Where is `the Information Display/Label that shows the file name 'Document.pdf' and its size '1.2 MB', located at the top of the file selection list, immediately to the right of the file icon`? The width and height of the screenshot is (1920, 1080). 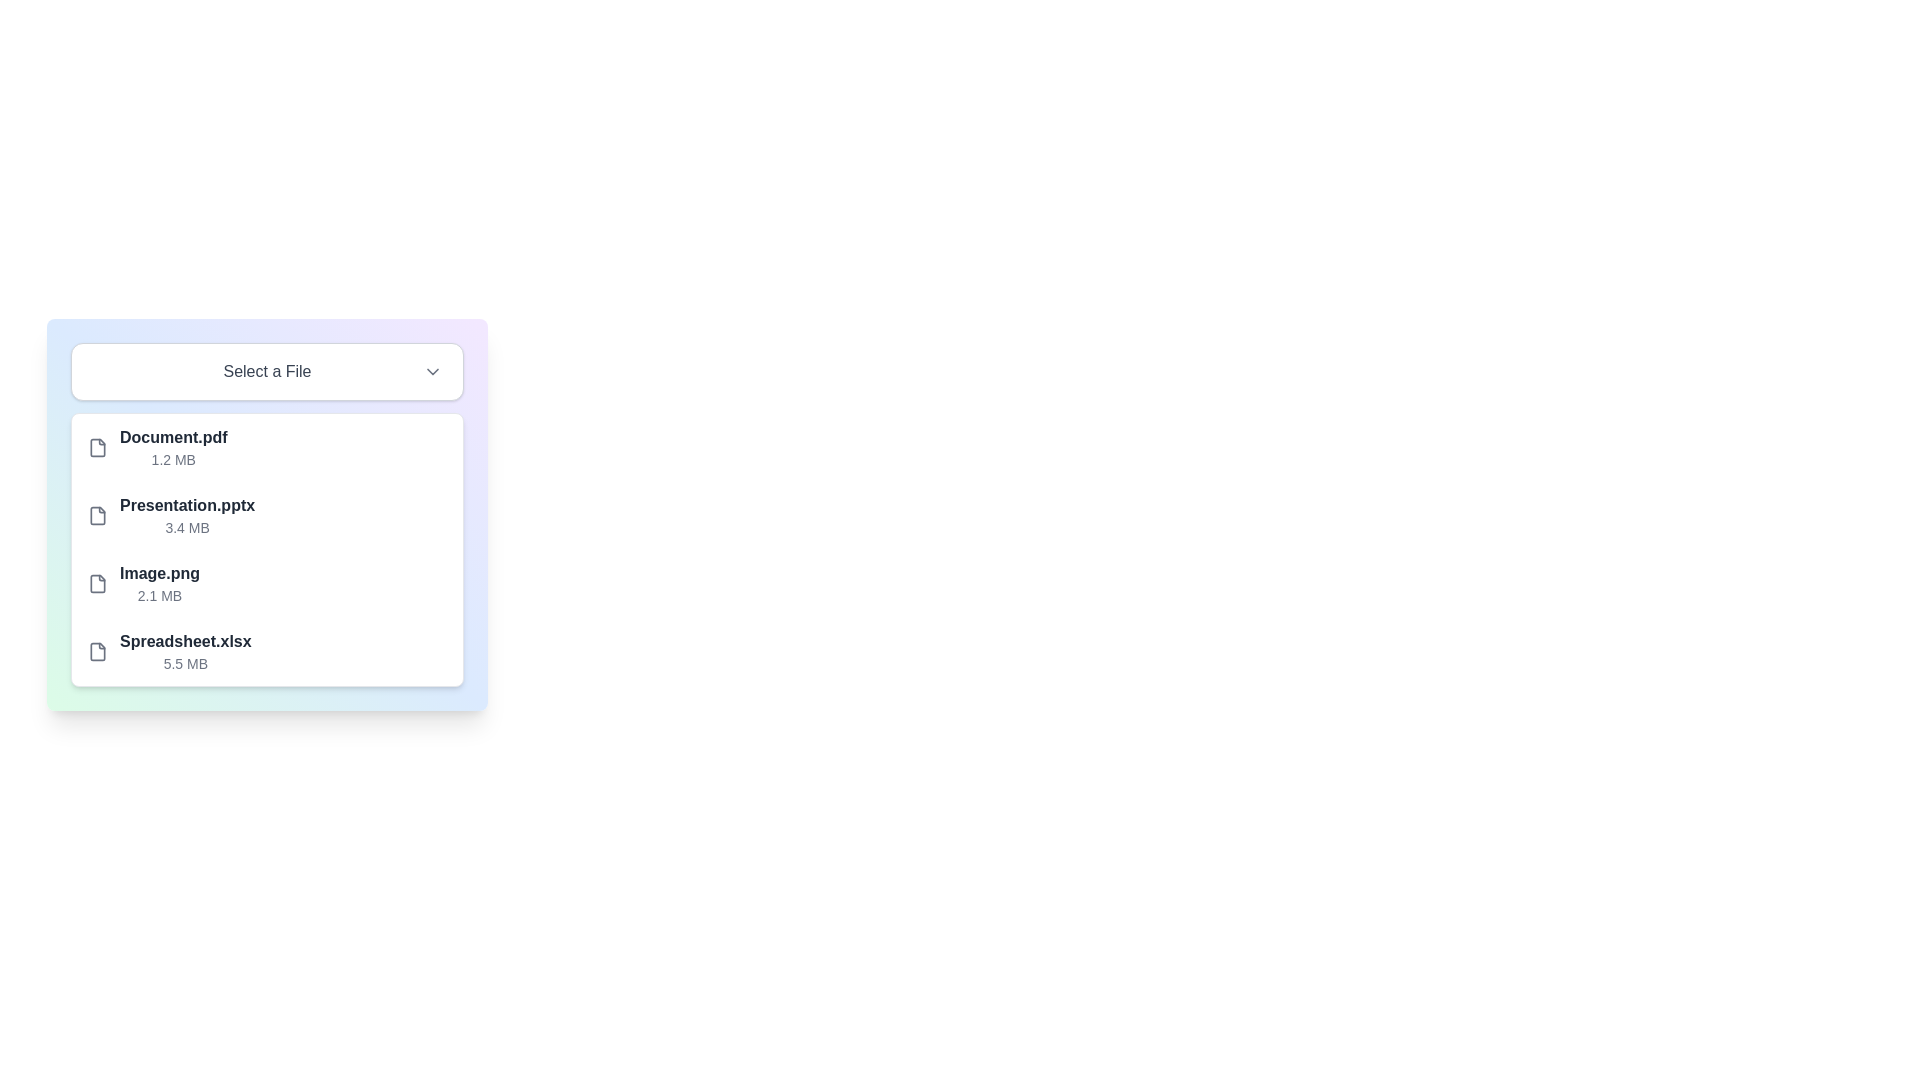
the Information Display/Label that shows the file name 'Document.pdf' and its size '1.2 MB', located at the top of the file selection list, immediately to the right of the file icon is located at coordinates (173, 446).